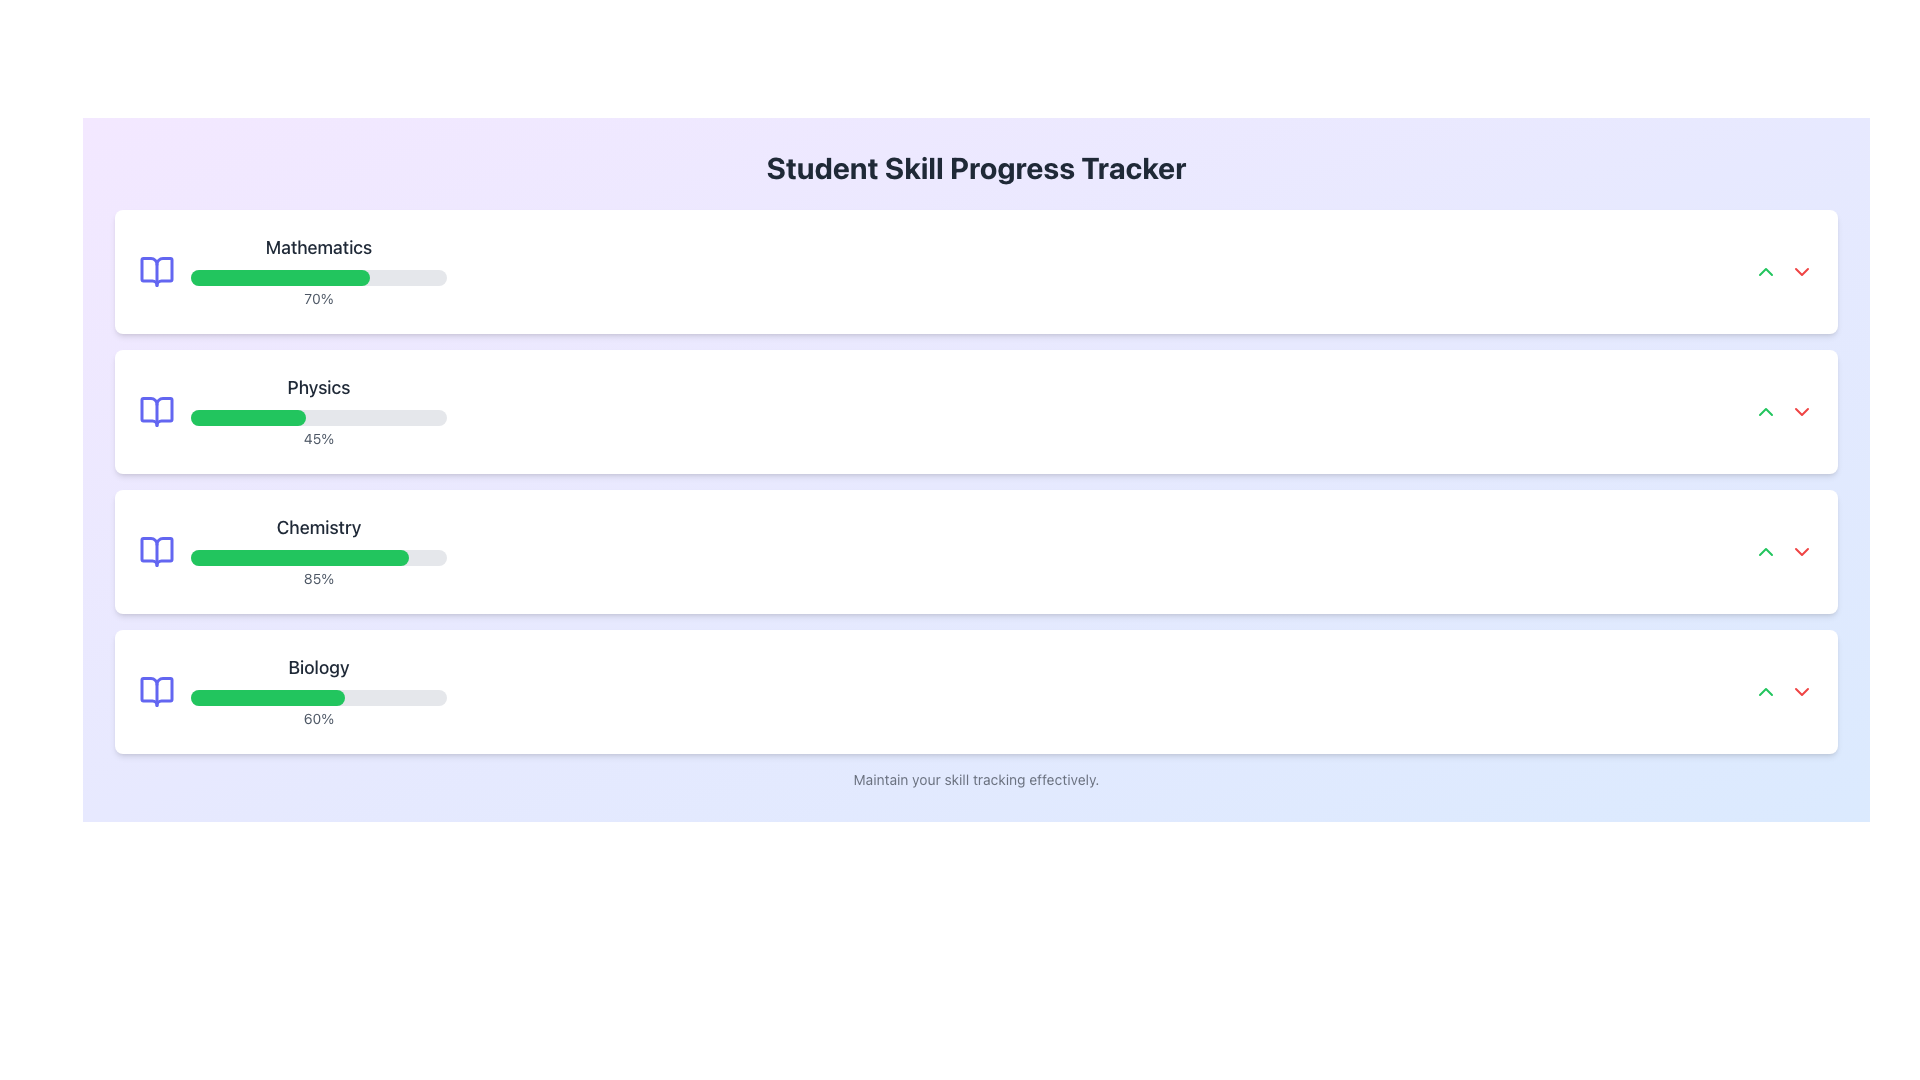 This screenshot has height=1080, width=1920. Describe the element at coordinates (976, 167) in the screenshot. I see `the main title Text Label at the top center of the page that provides context for the content below` at that location.